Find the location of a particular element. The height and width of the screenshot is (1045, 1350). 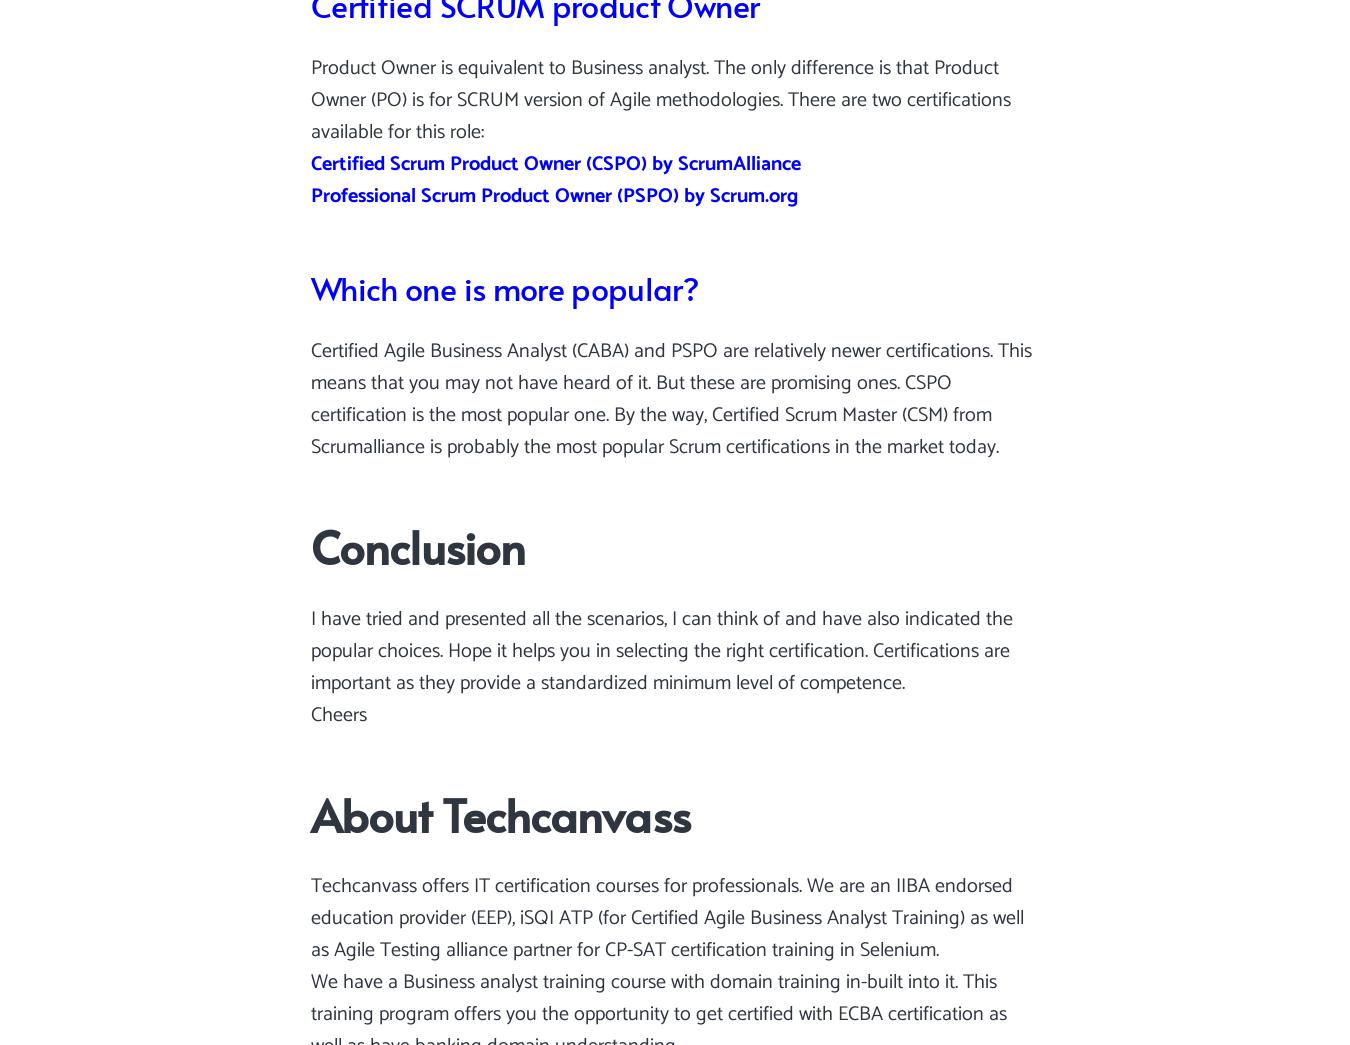

'Which one is more popular?' is located at coordinates (310, 286).